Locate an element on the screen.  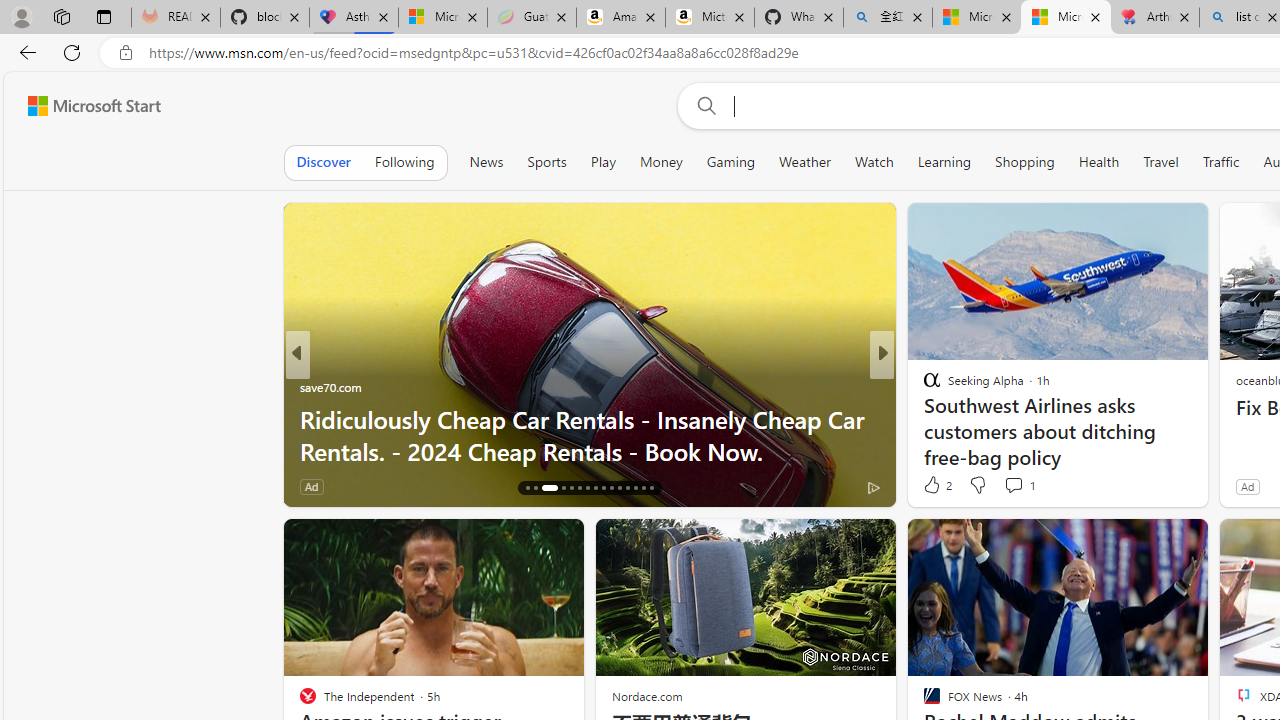
'Arthritis: Ask Health Professionals' is located at coordinates (1155, 17).